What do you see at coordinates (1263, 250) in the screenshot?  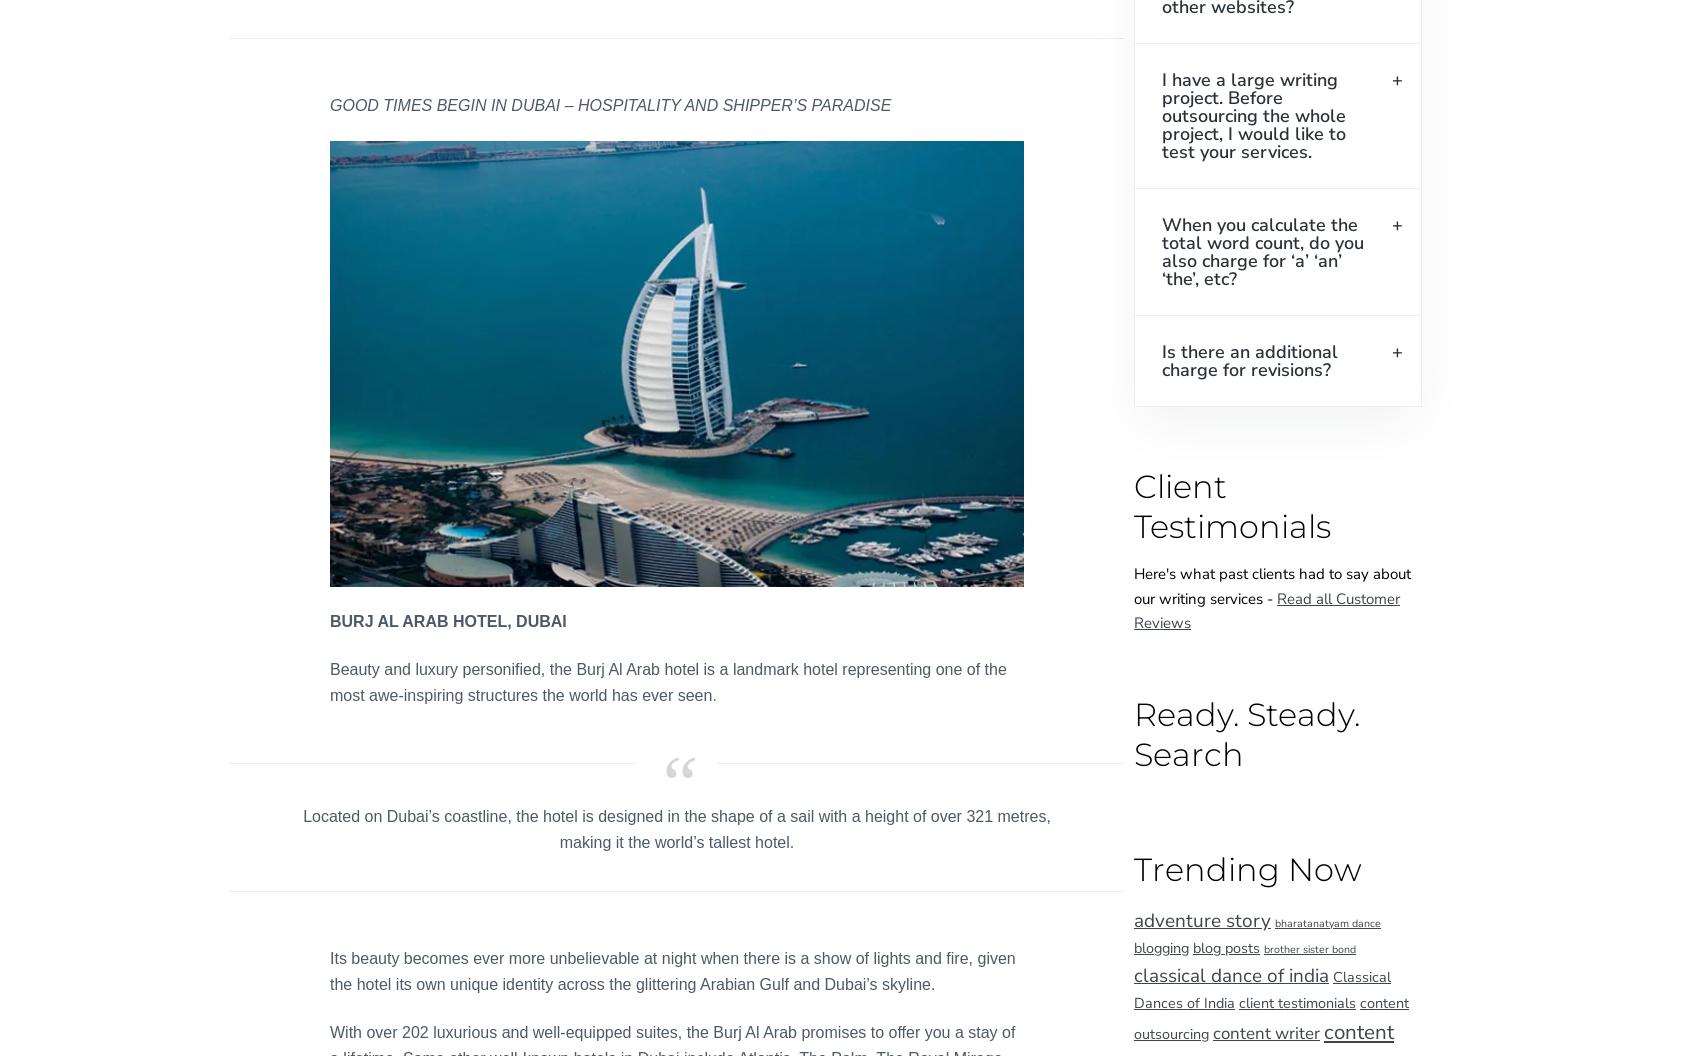 I see `'When you calculate the total word count, do you also charge for ‘a’ ‘an’ ‘the’, etc?'` at bounding box center [1263, 250].